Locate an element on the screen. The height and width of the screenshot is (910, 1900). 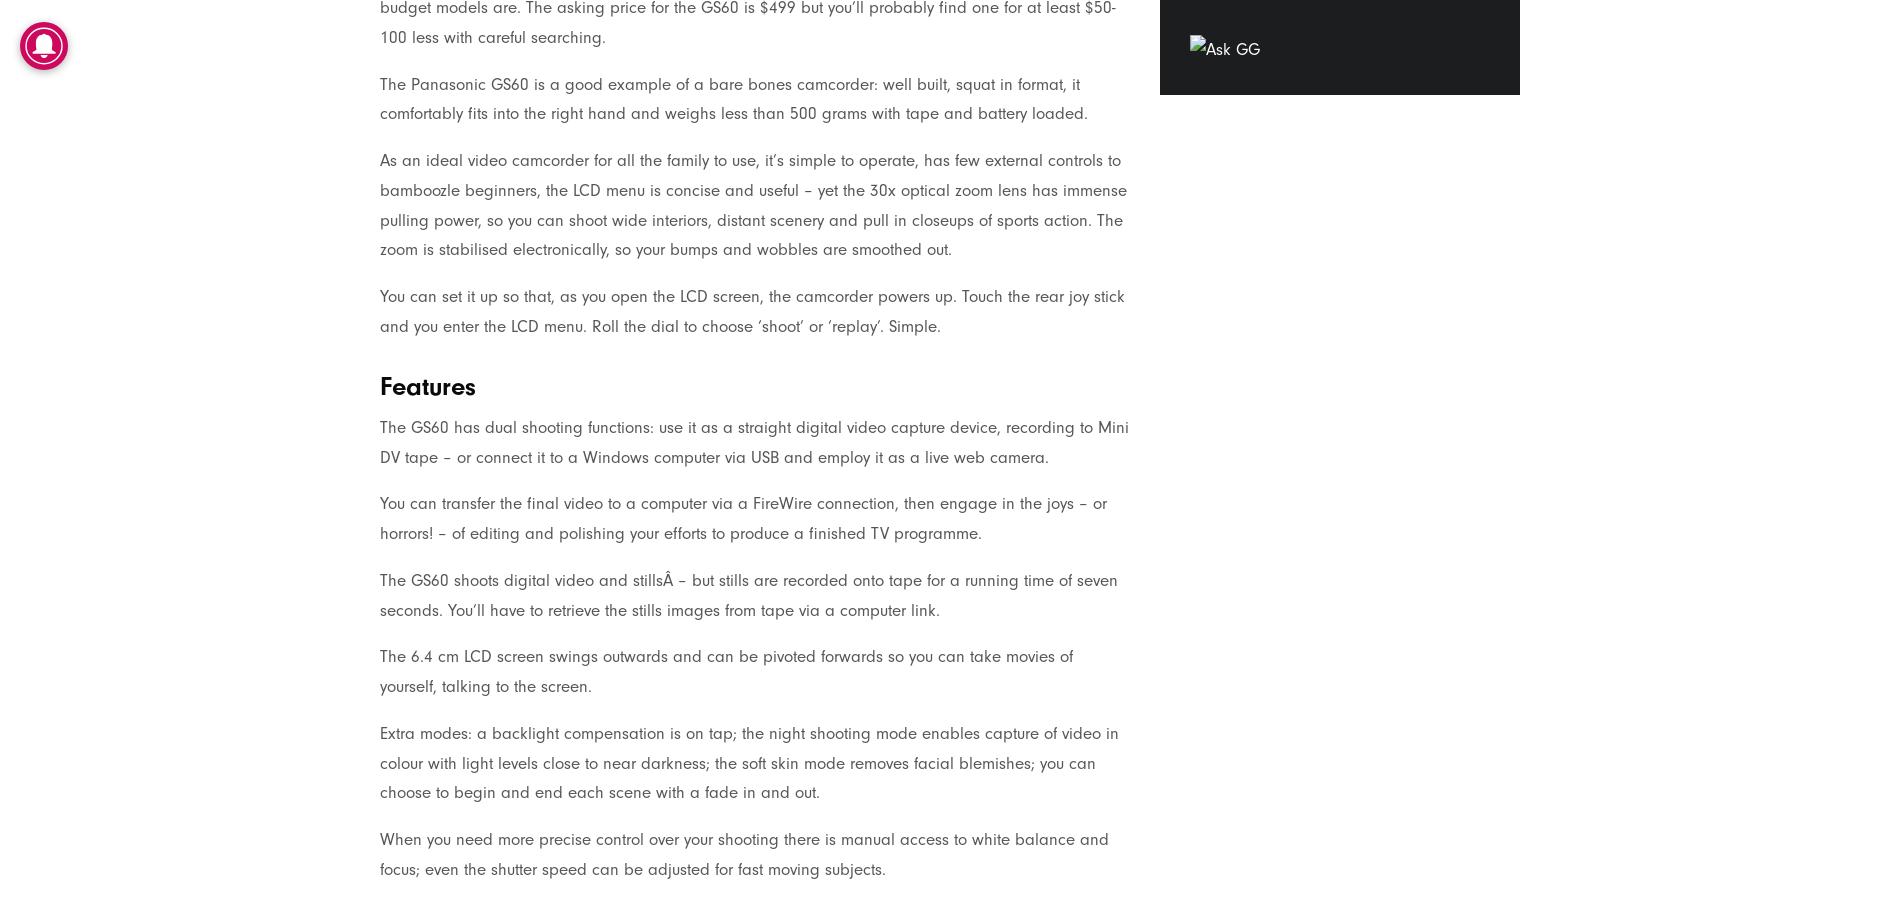
'The GS60 shoots digital video and stillsÂ – but stills are recorded onto tape for a running time of seven seconds. You’ll have to retrieve the stills images from tape via a computer link.' is located at coordinates (747, 593).